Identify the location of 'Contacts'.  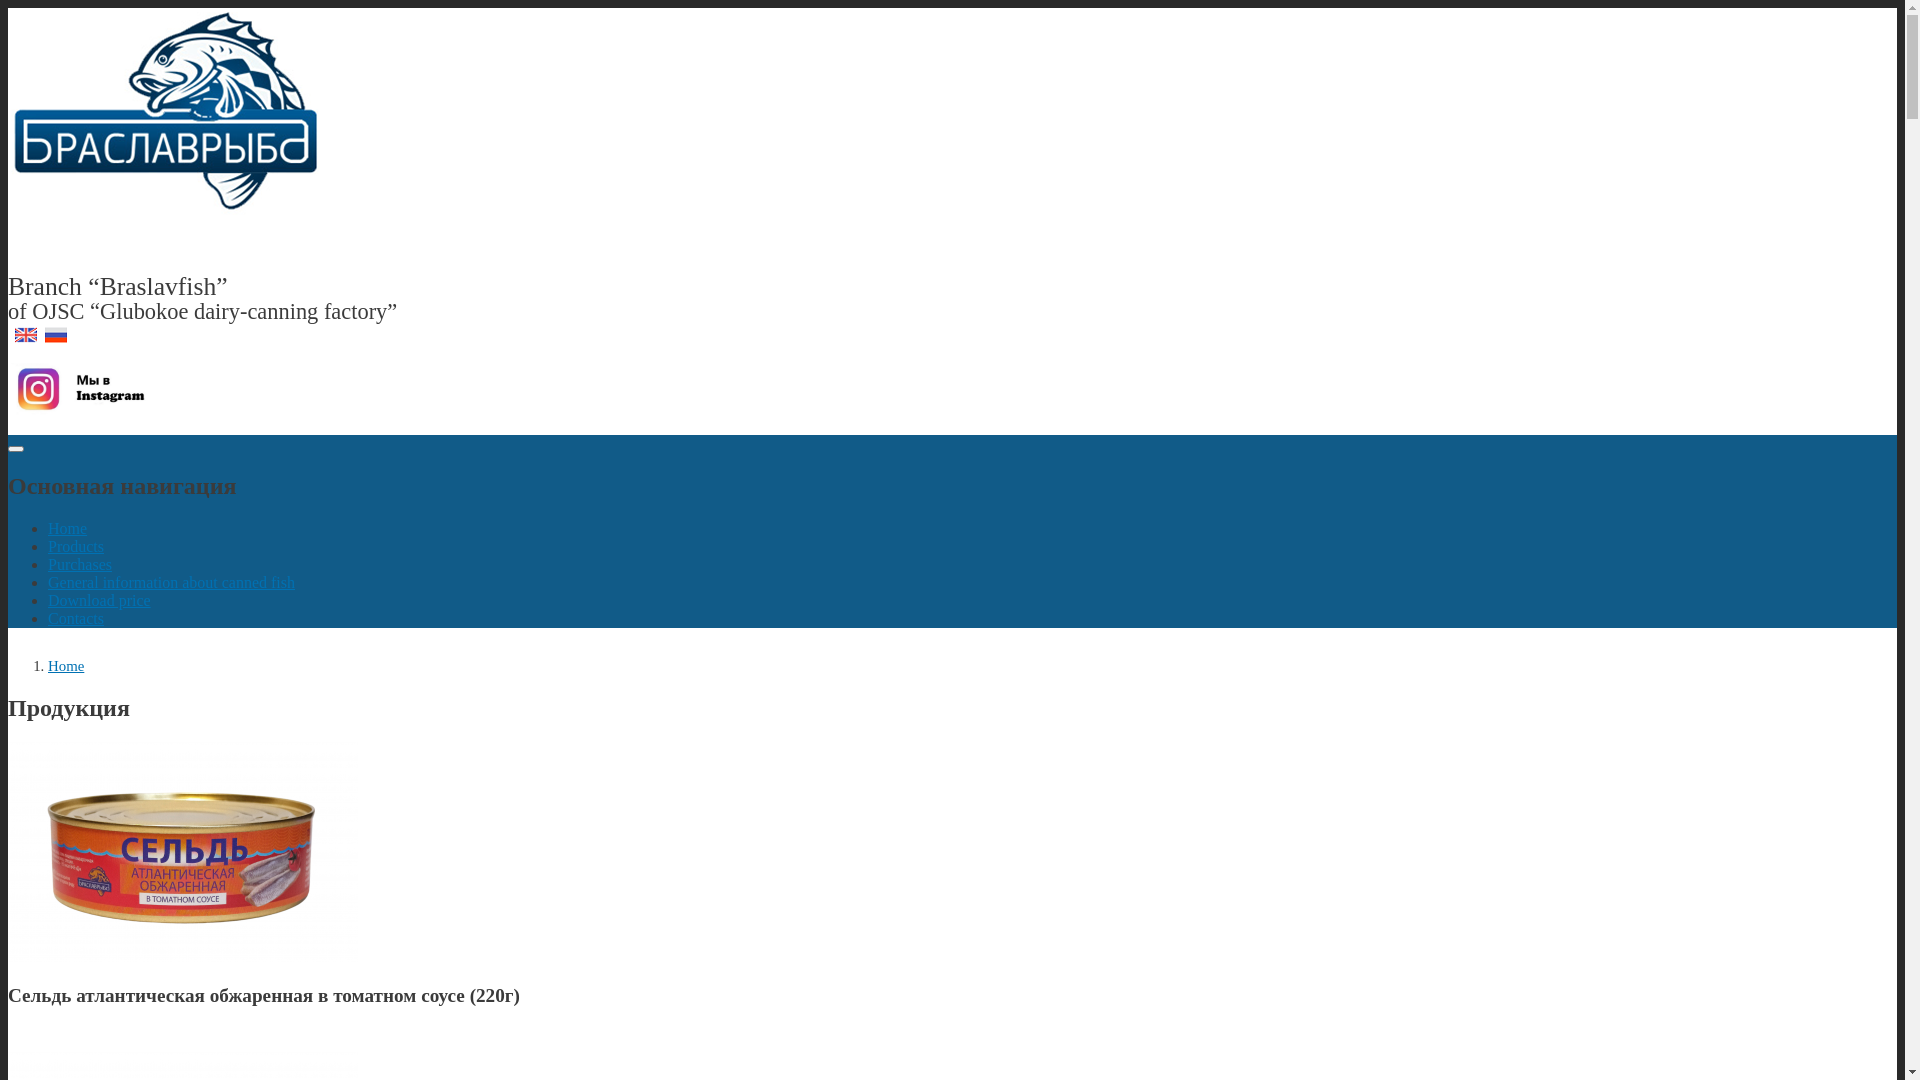
(76, 617).